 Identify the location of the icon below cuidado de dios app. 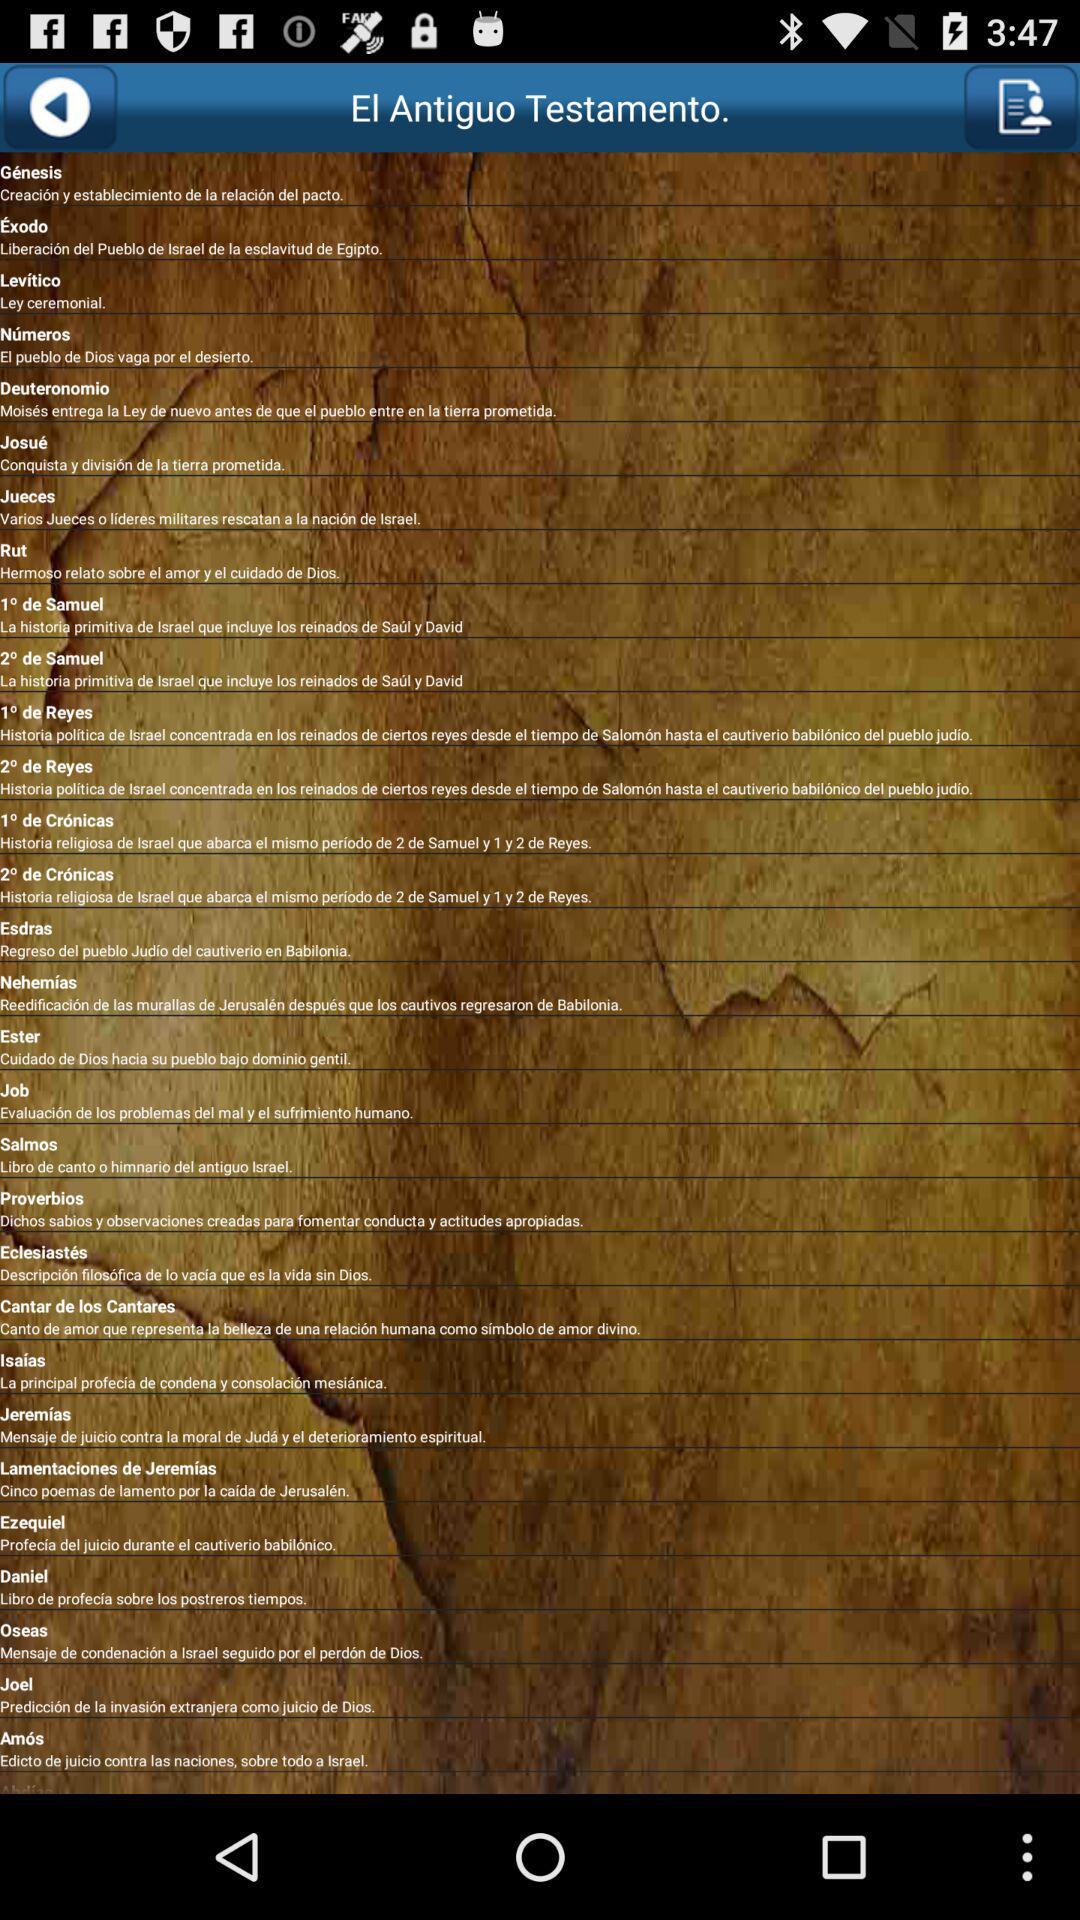
(540, 1084).